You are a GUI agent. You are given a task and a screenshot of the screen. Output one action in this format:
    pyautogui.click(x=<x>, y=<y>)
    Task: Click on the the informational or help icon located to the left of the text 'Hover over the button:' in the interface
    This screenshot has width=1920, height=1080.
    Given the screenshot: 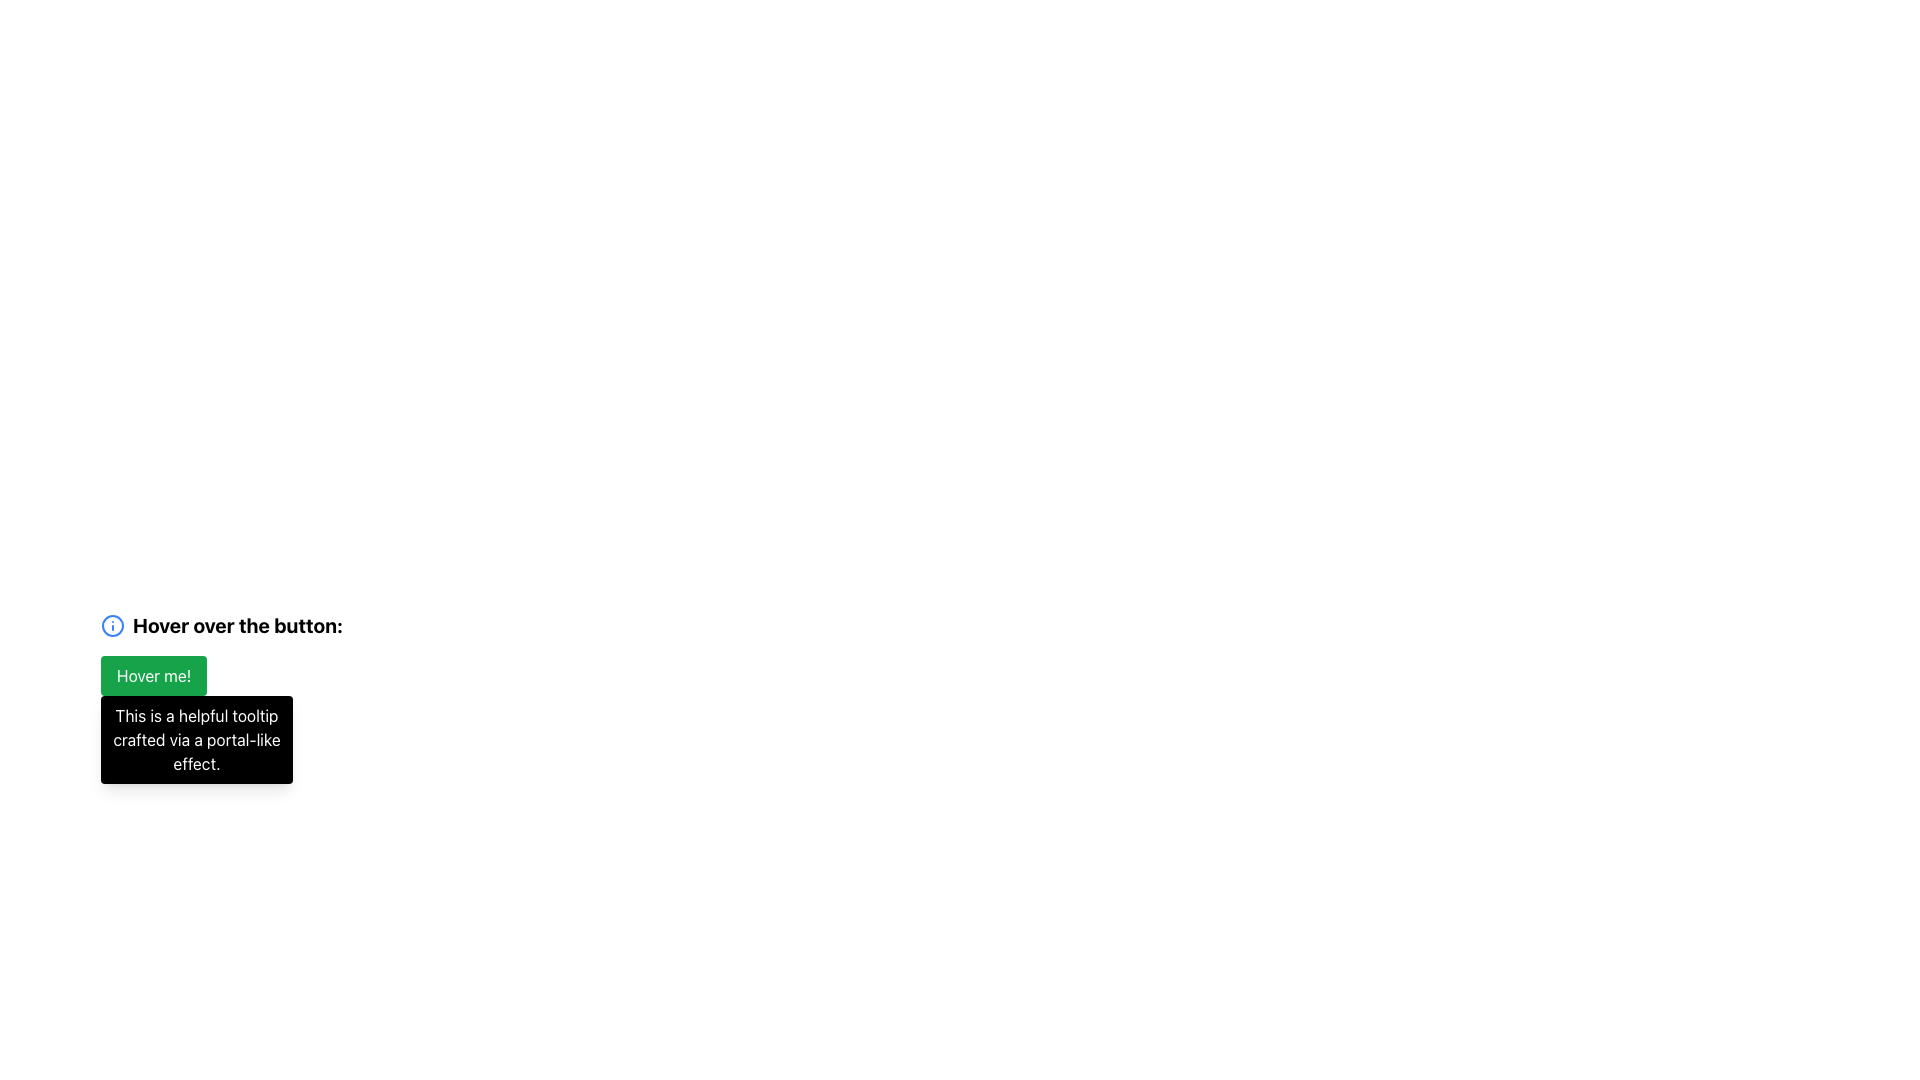 What is the action you would take?
    pyautogui.click(x=112, y=624)
    